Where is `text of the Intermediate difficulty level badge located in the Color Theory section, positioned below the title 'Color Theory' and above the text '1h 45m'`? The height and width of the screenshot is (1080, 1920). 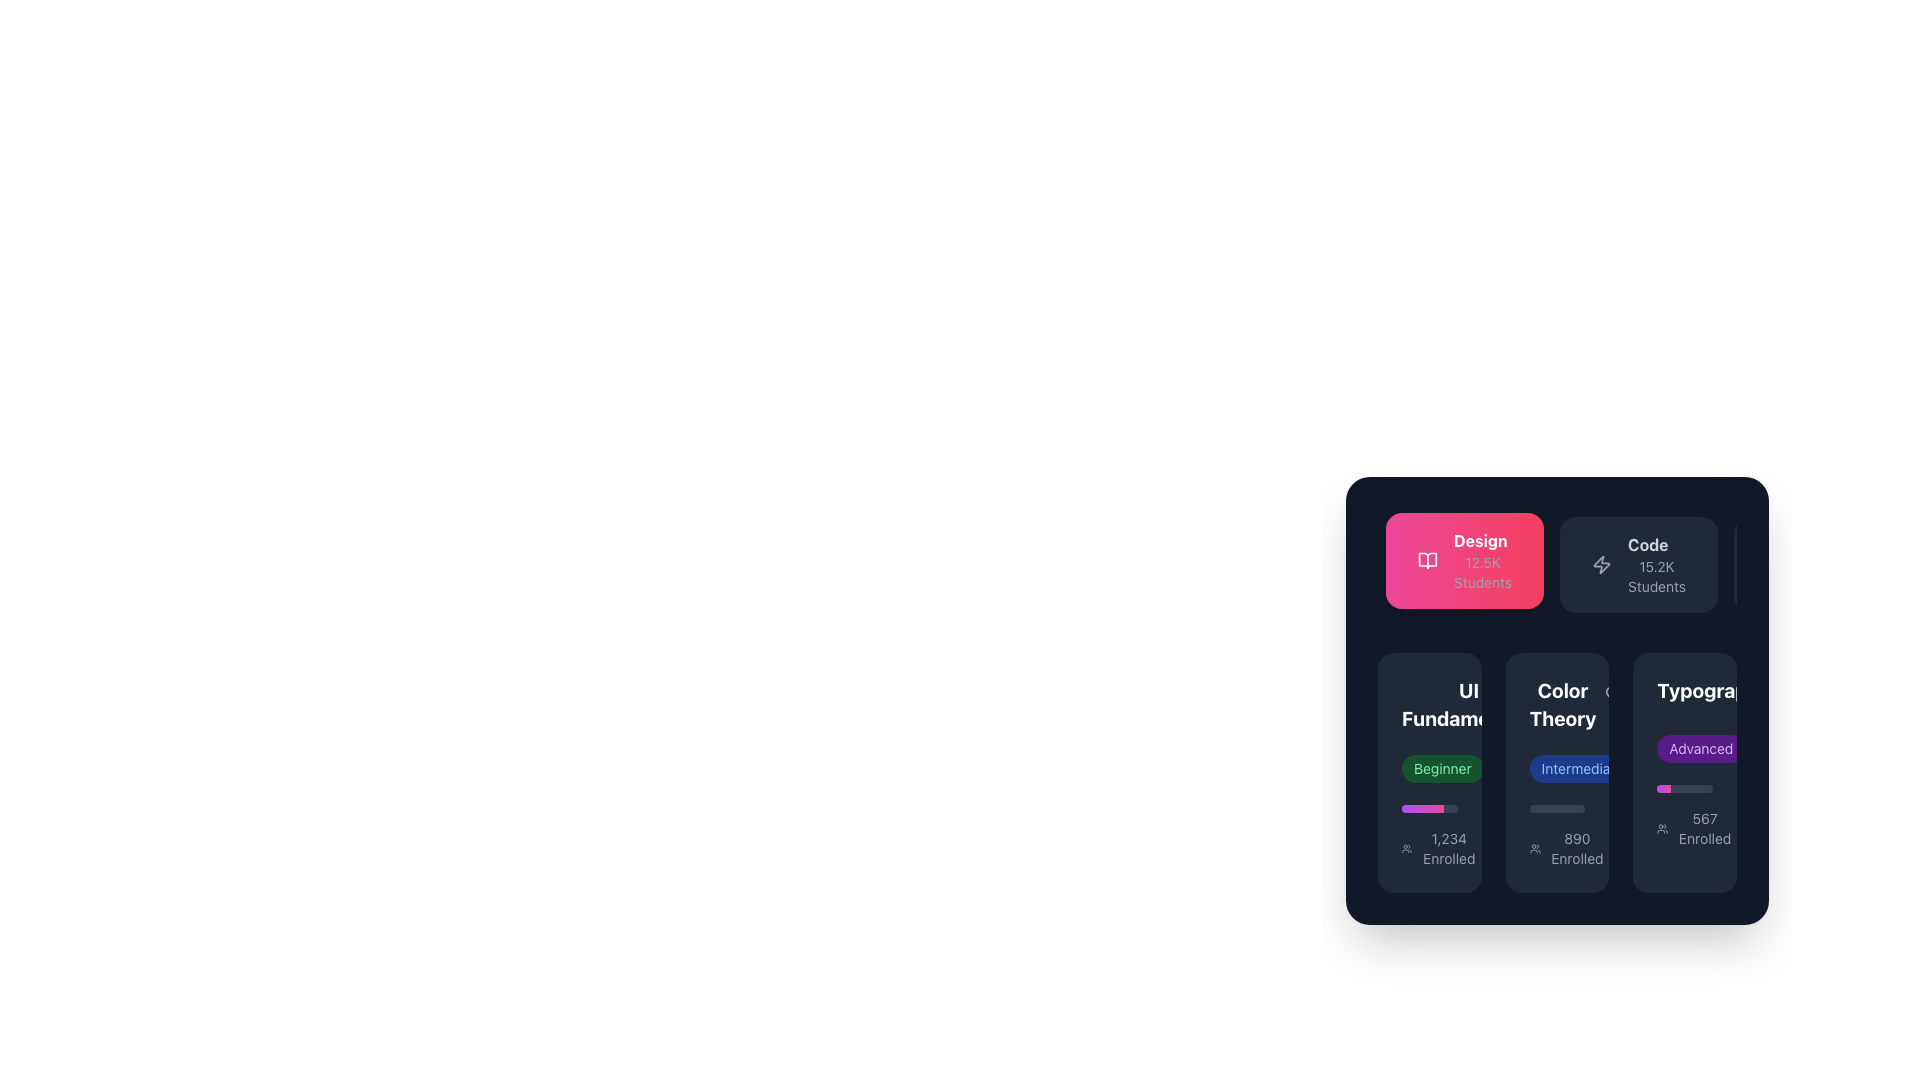 text of the Intermediate difficulty level badge located in the Color Theory section, positioned below the title 'Color Theory' and above the text '1h 45m' is located at coordinates (1556, 767).